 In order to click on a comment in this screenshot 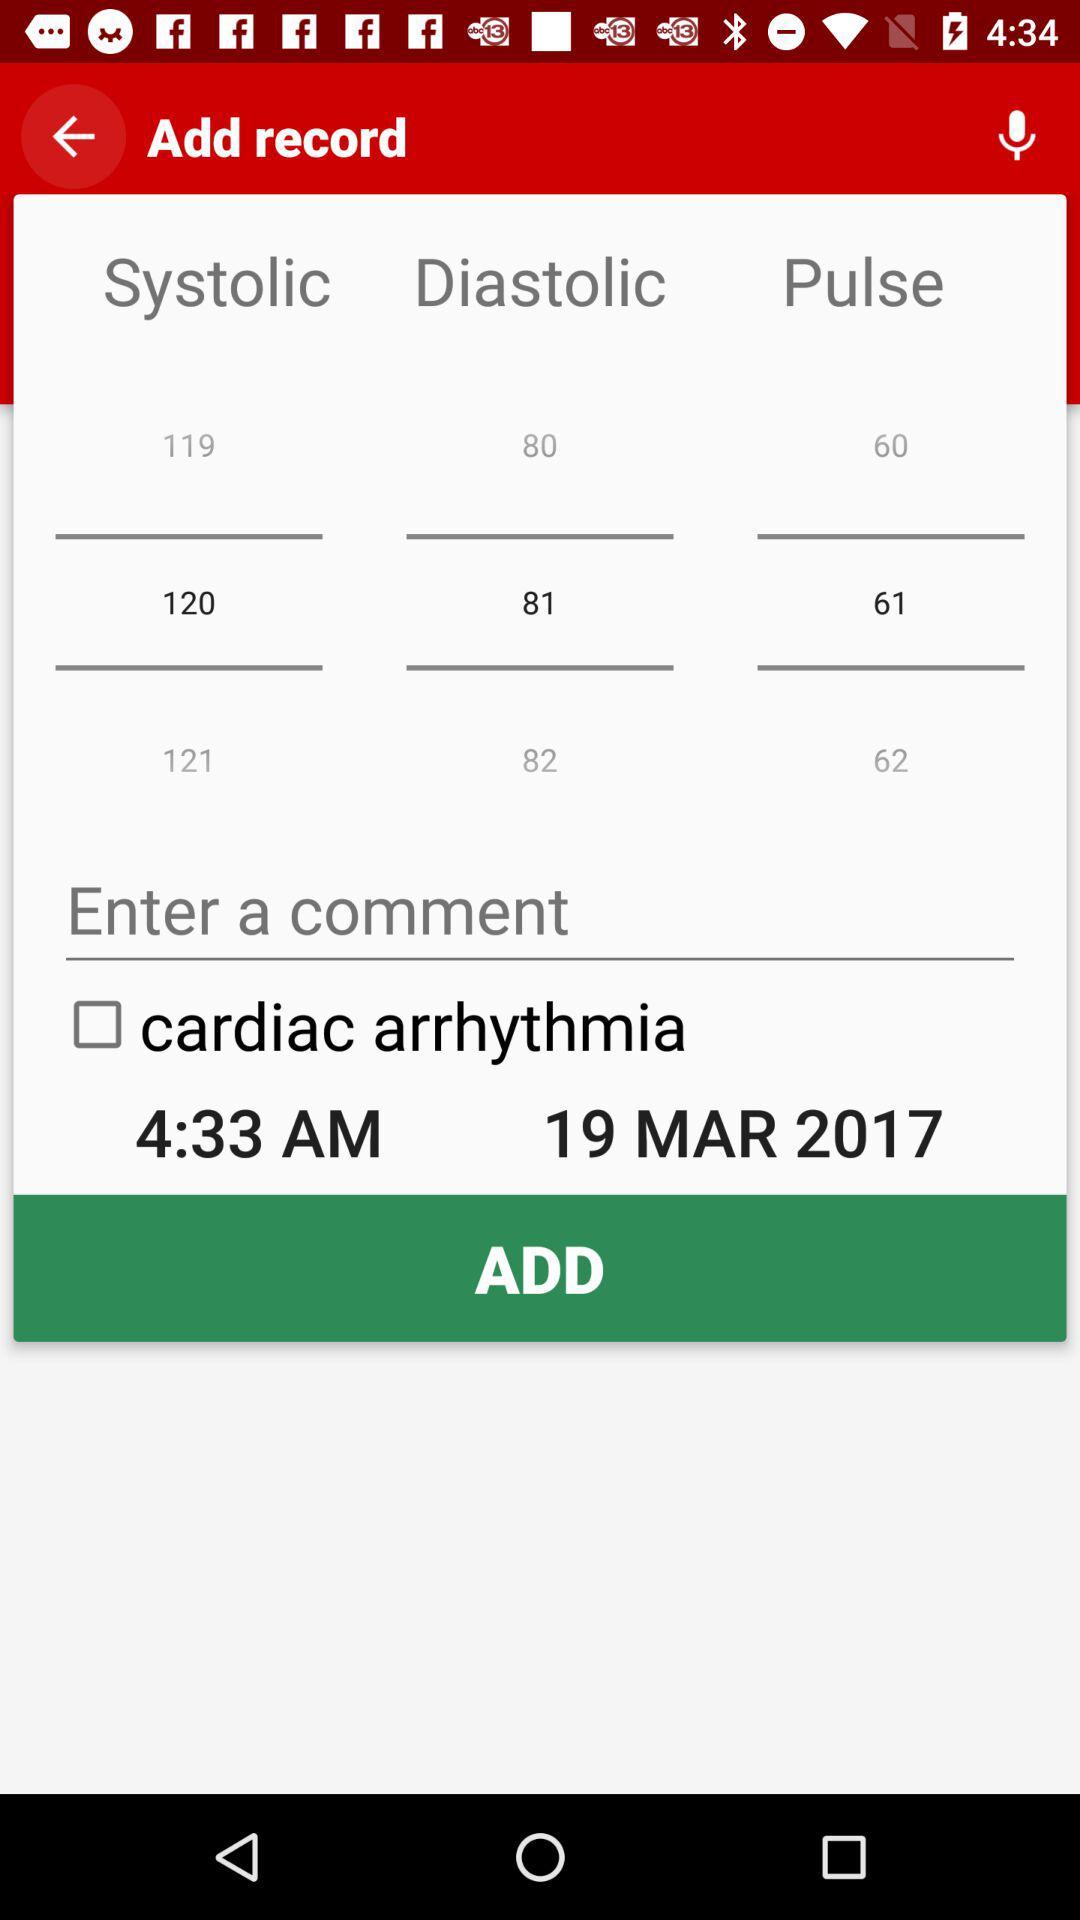, I will do `click(540, 908)`.